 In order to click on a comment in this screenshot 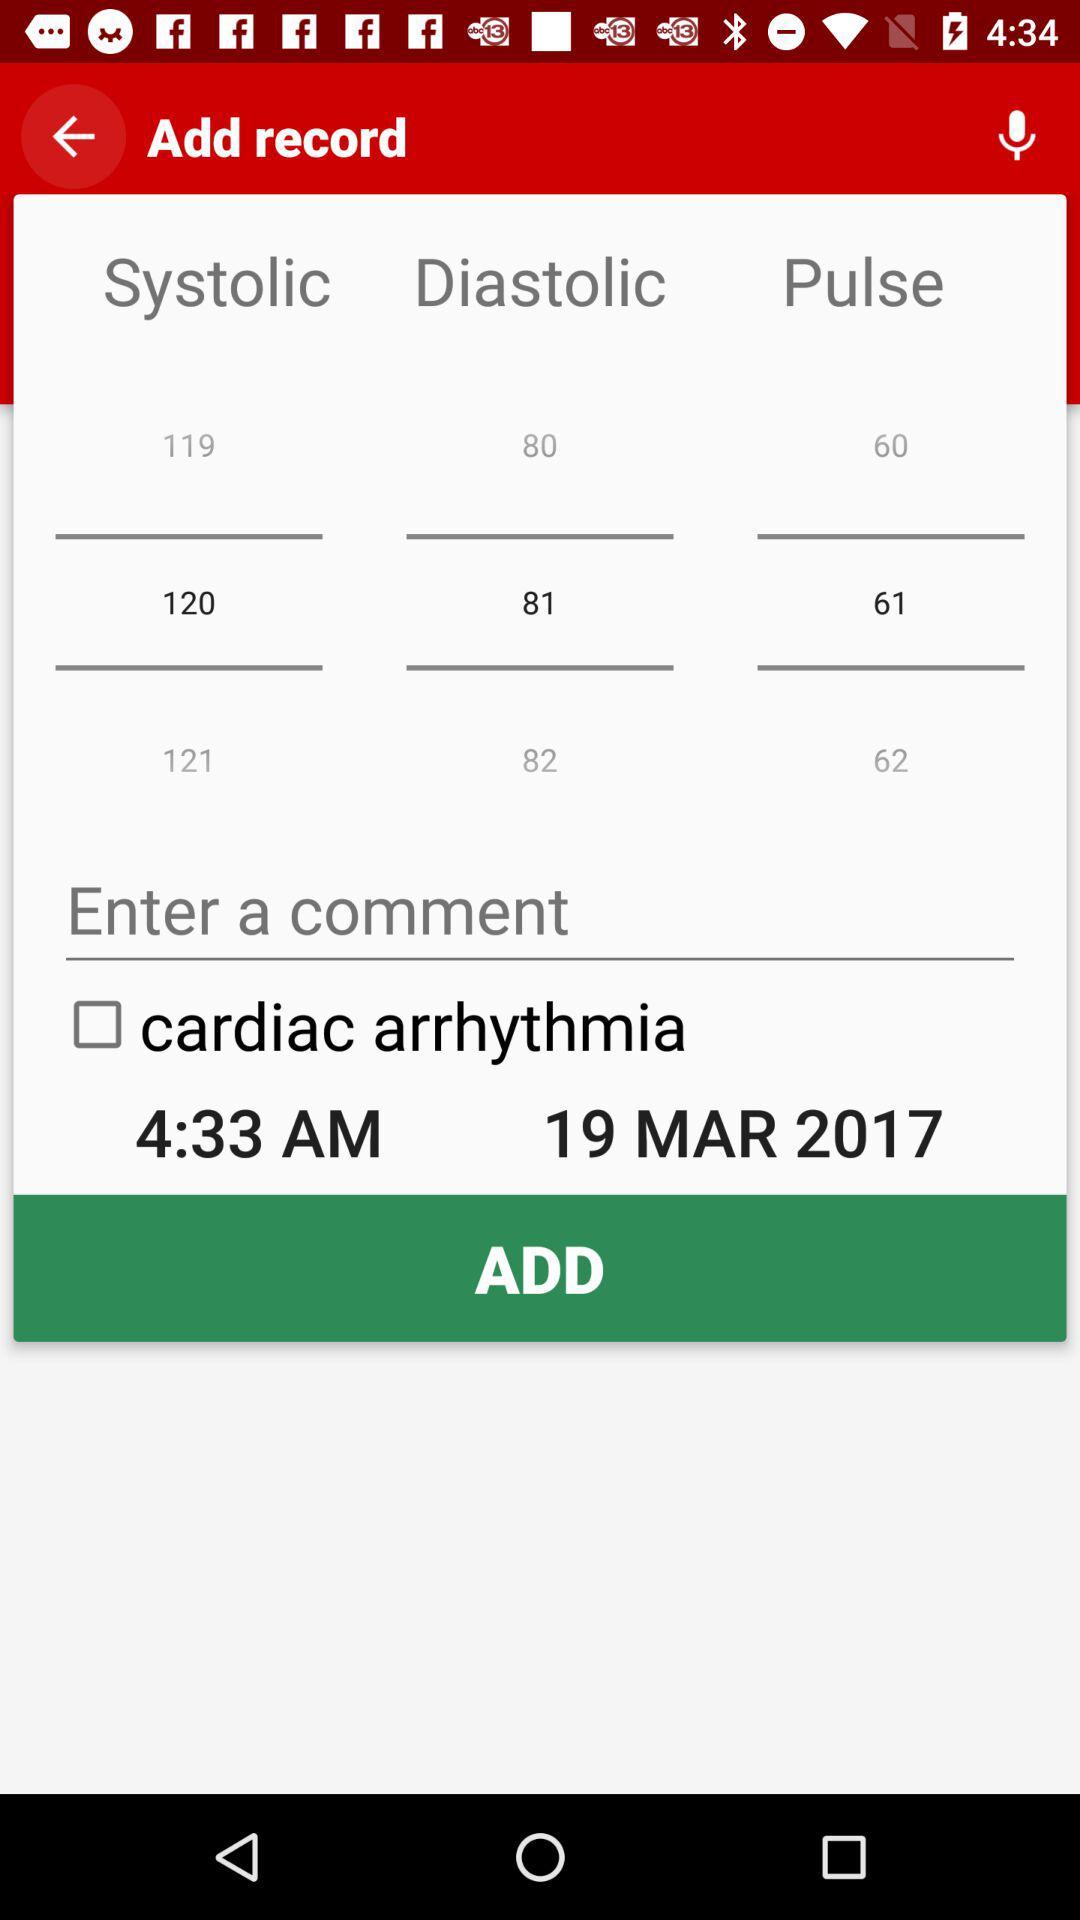, I will do `click(540, 908)`.